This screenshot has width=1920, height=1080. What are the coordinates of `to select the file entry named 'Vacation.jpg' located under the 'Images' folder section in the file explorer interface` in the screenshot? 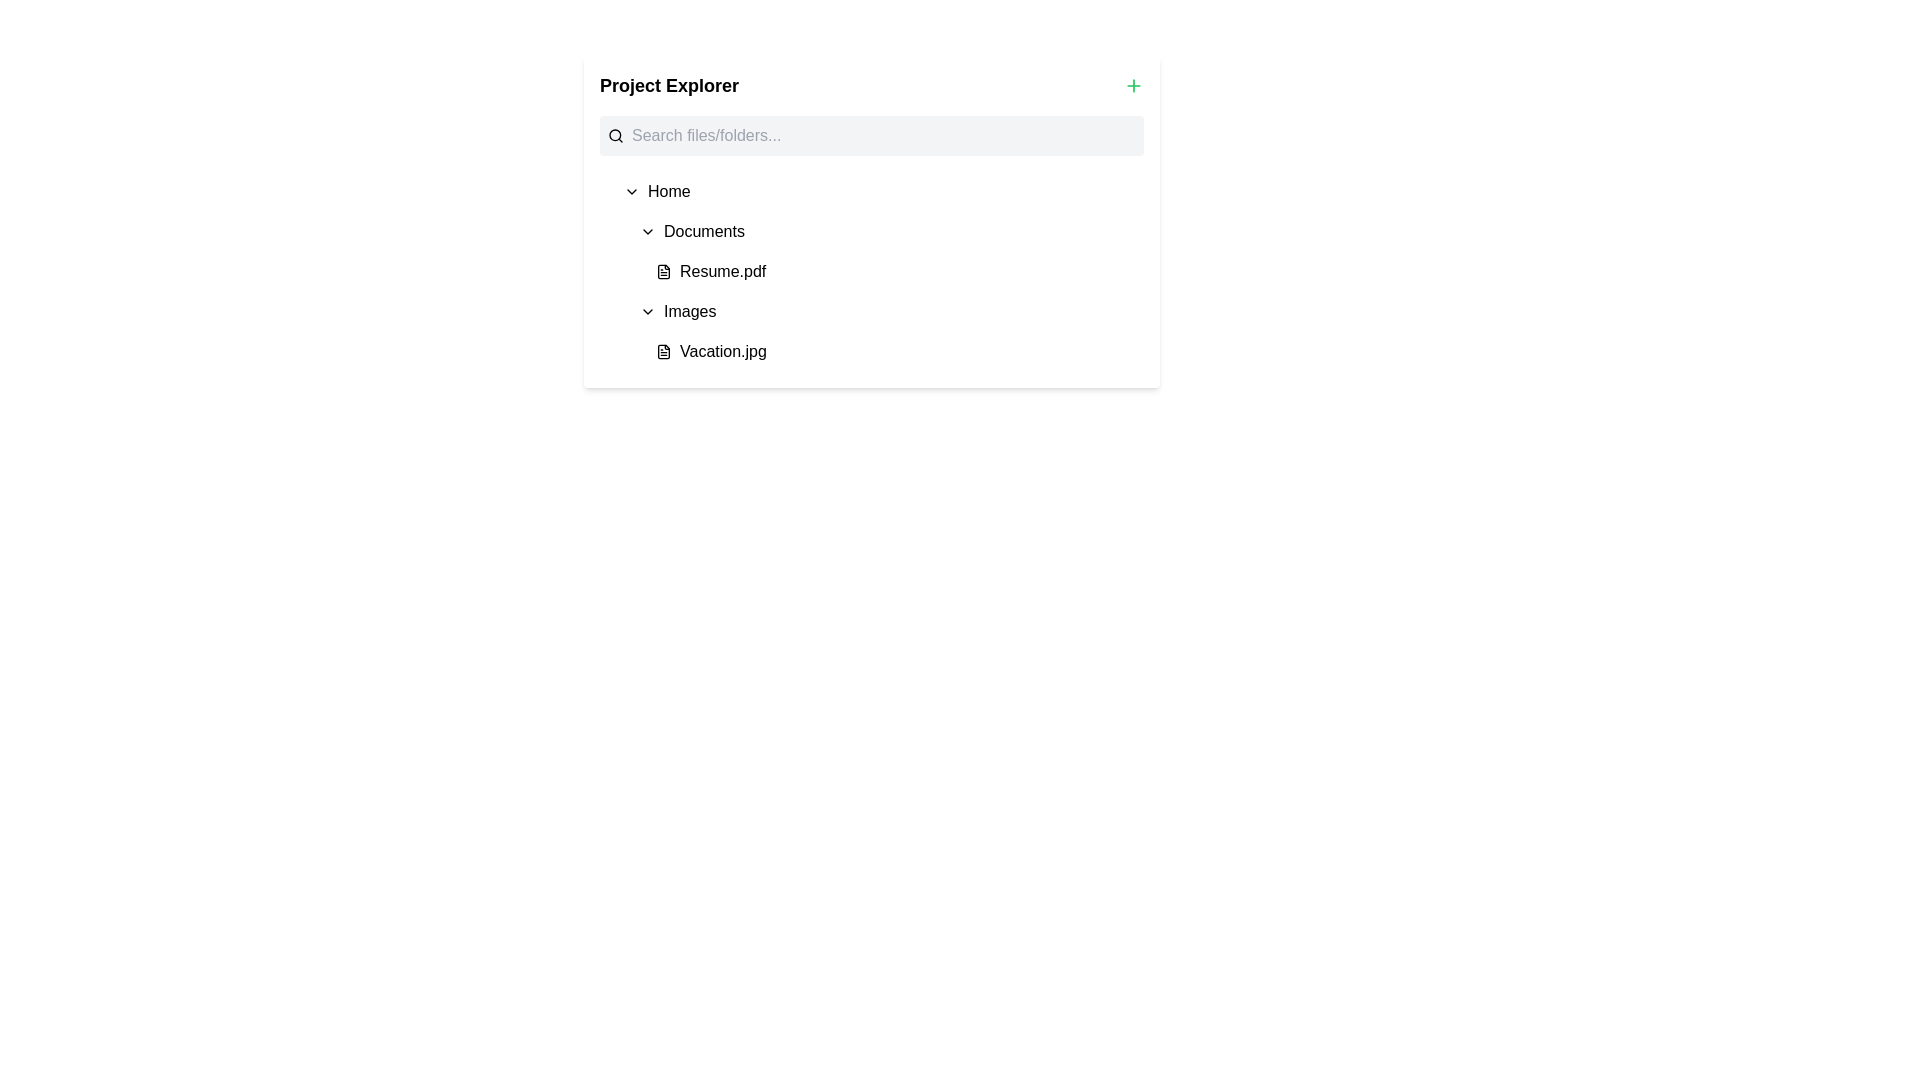 It's located at (887, 350).